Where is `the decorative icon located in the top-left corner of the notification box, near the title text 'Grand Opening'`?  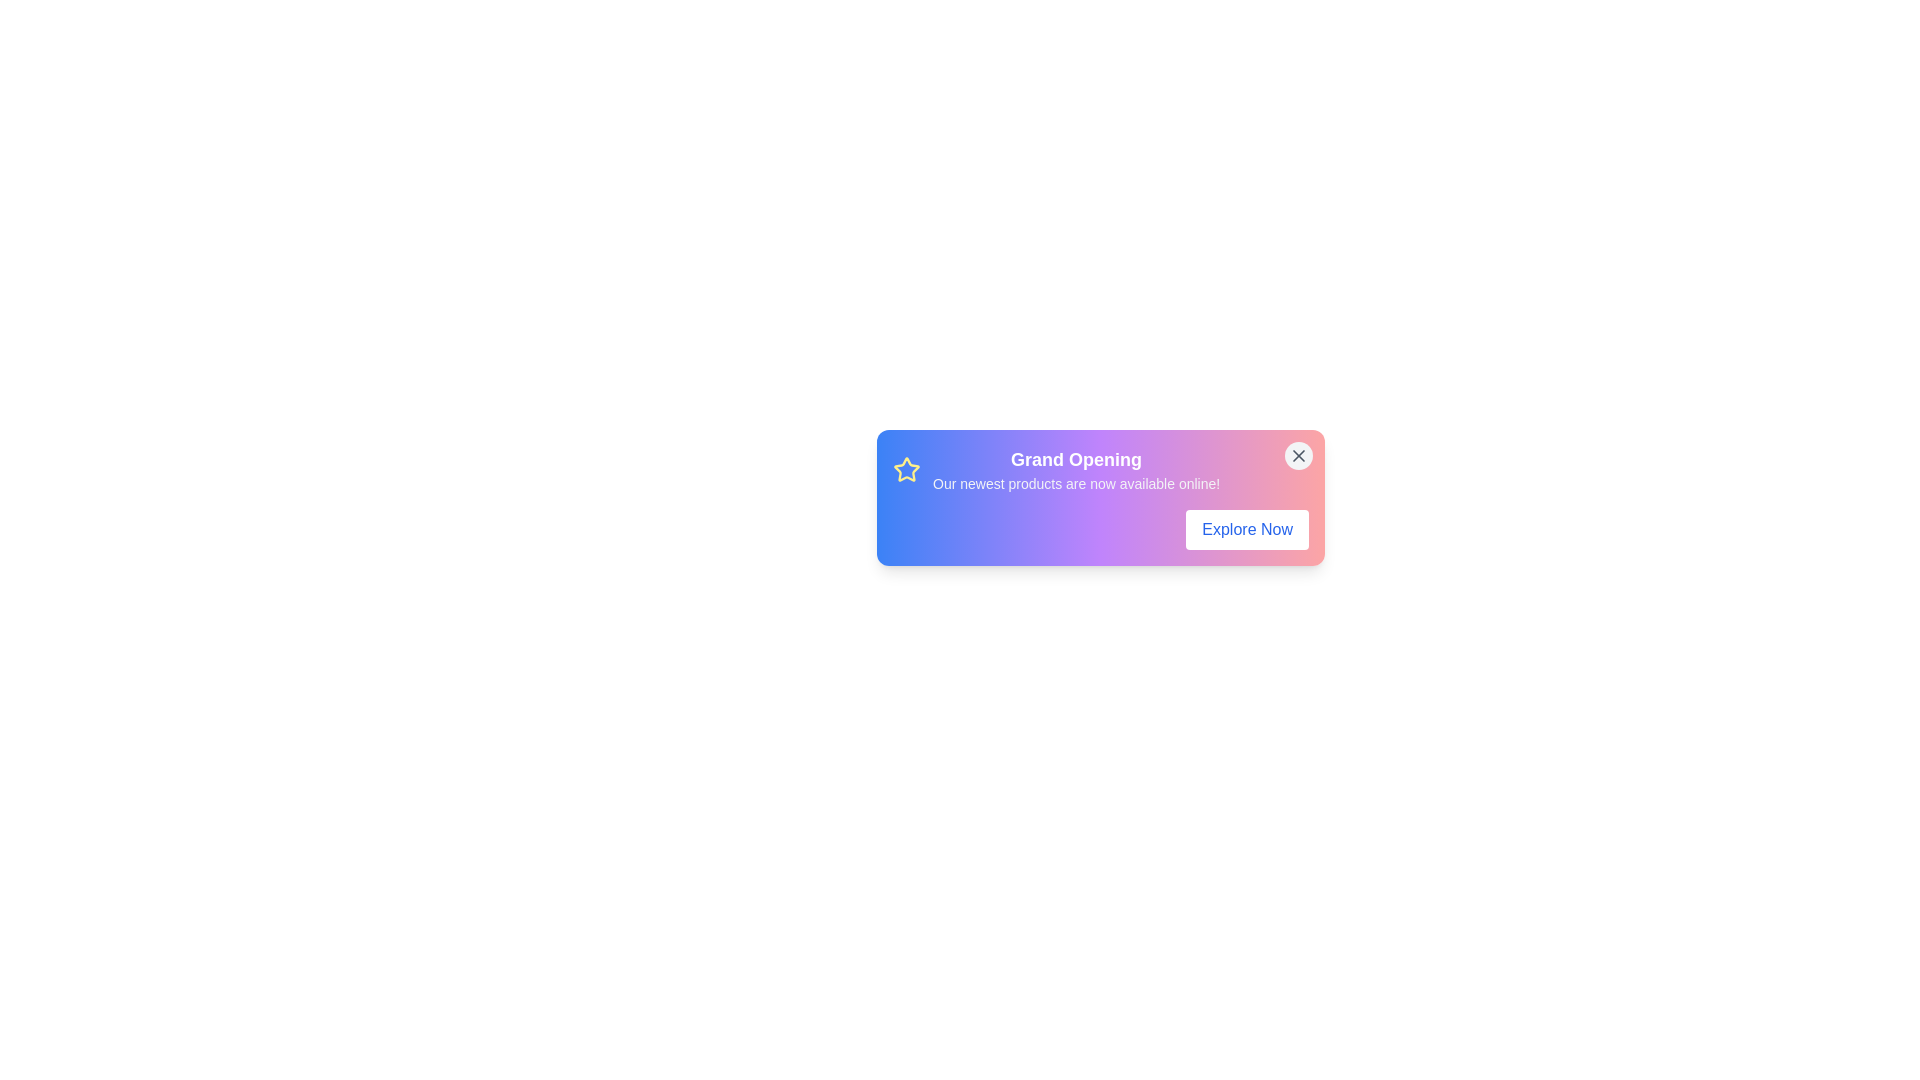 the decorative icon located in the top-left corner of the notification box, near the title text 'Grand Opening' is located at coordinates (906, 469).